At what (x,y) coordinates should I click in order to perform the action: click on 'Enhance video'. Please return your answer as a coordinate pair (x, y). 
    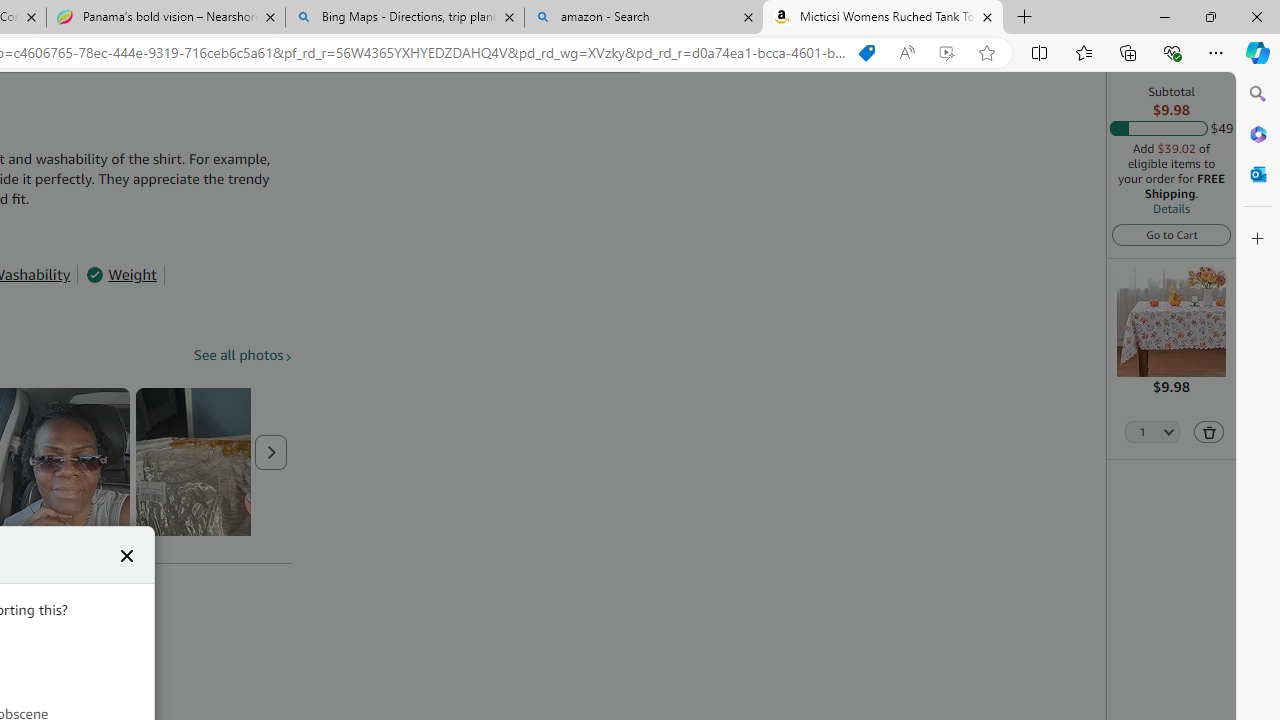
    Looking at the image, I should click on (945, 52).